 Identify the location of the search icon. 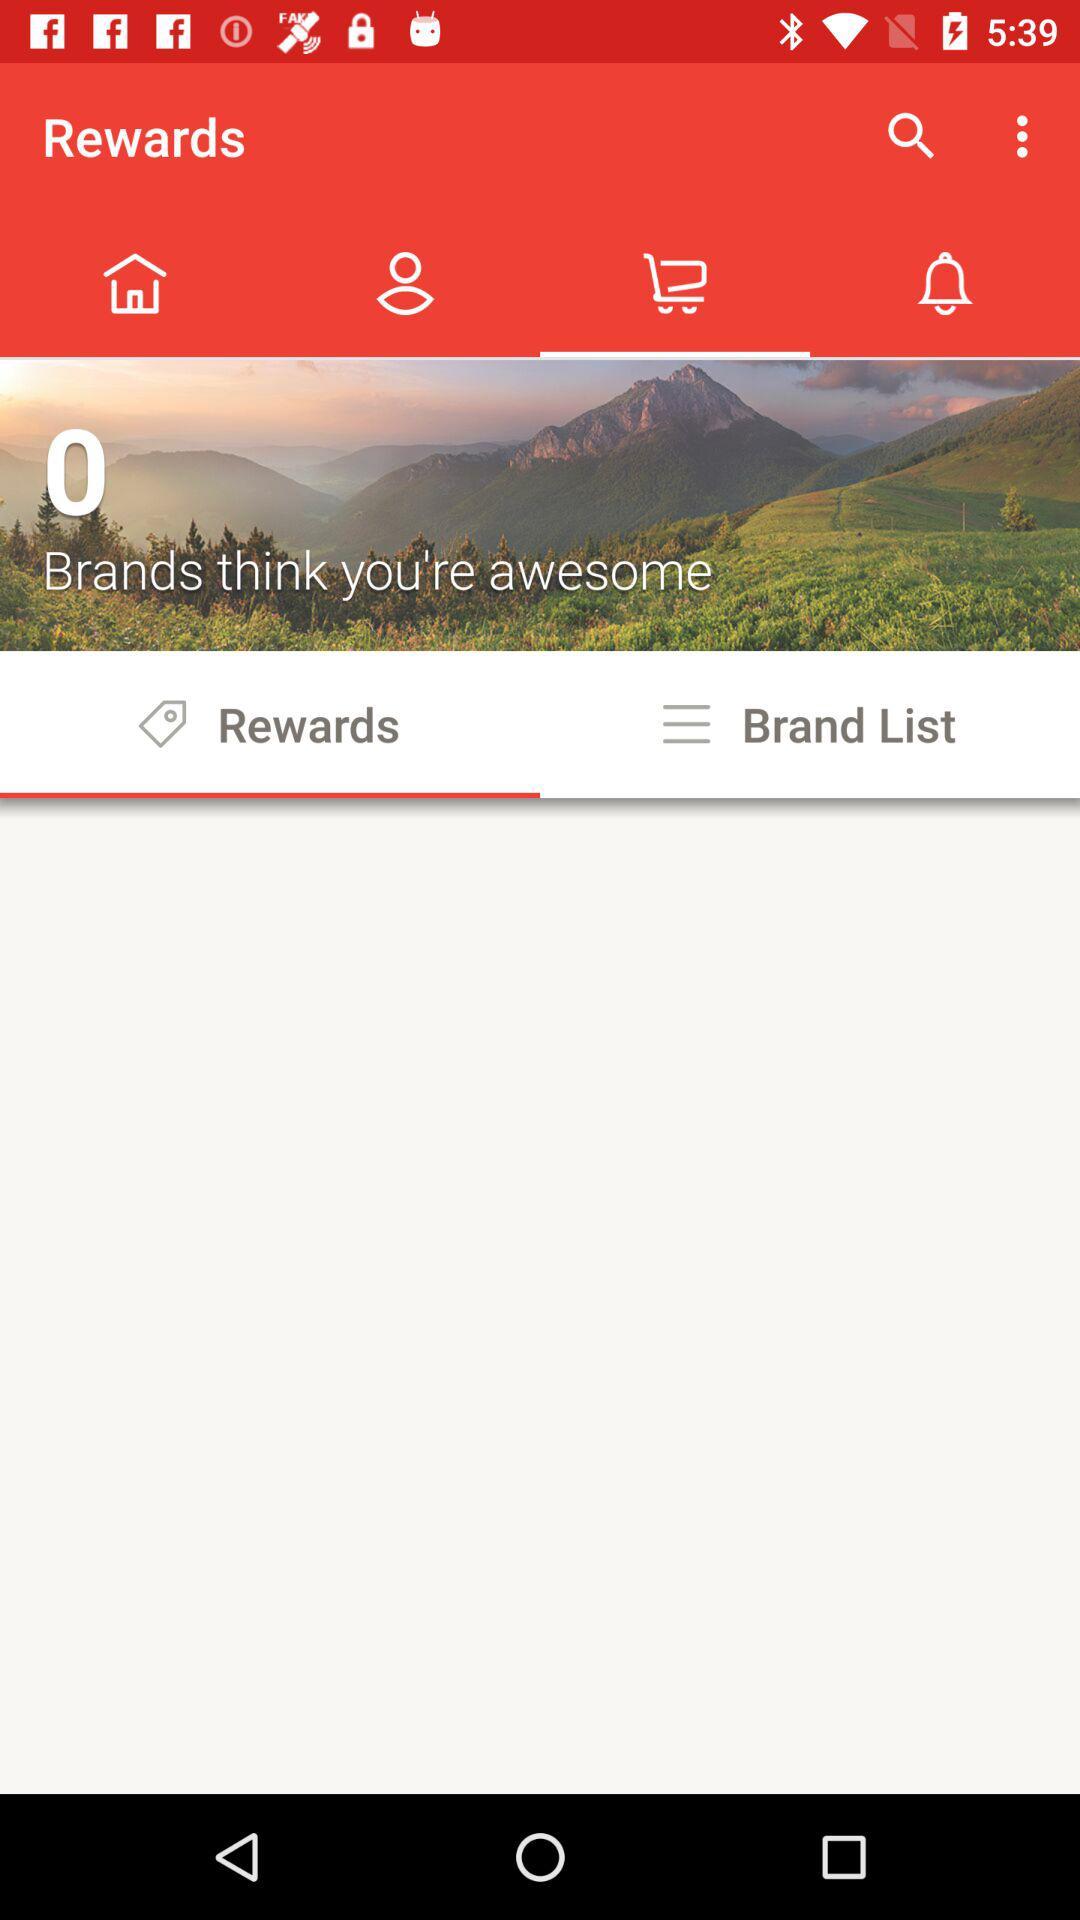
(911, 136).